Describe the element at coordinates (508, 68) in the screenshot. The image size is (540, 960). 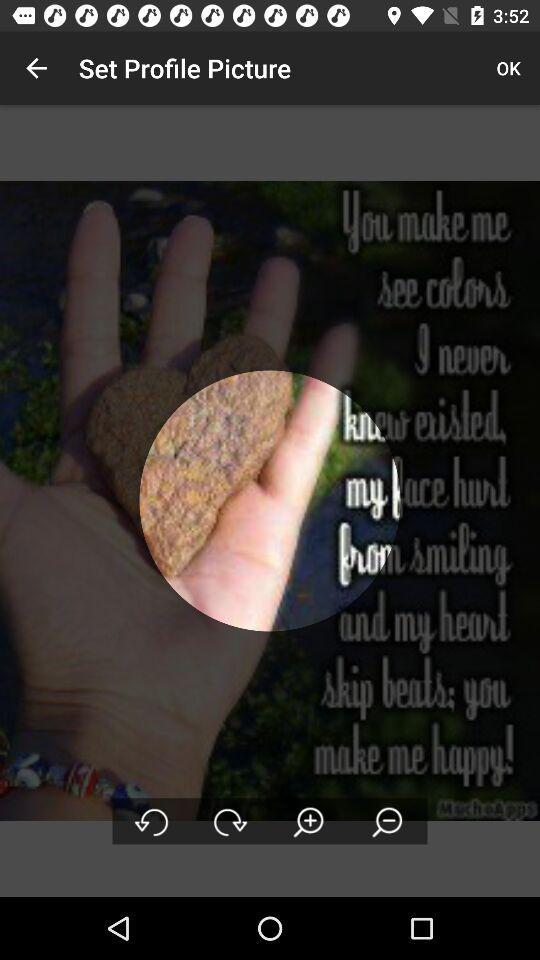
I see `the app to the right of set profile picture` at that location.